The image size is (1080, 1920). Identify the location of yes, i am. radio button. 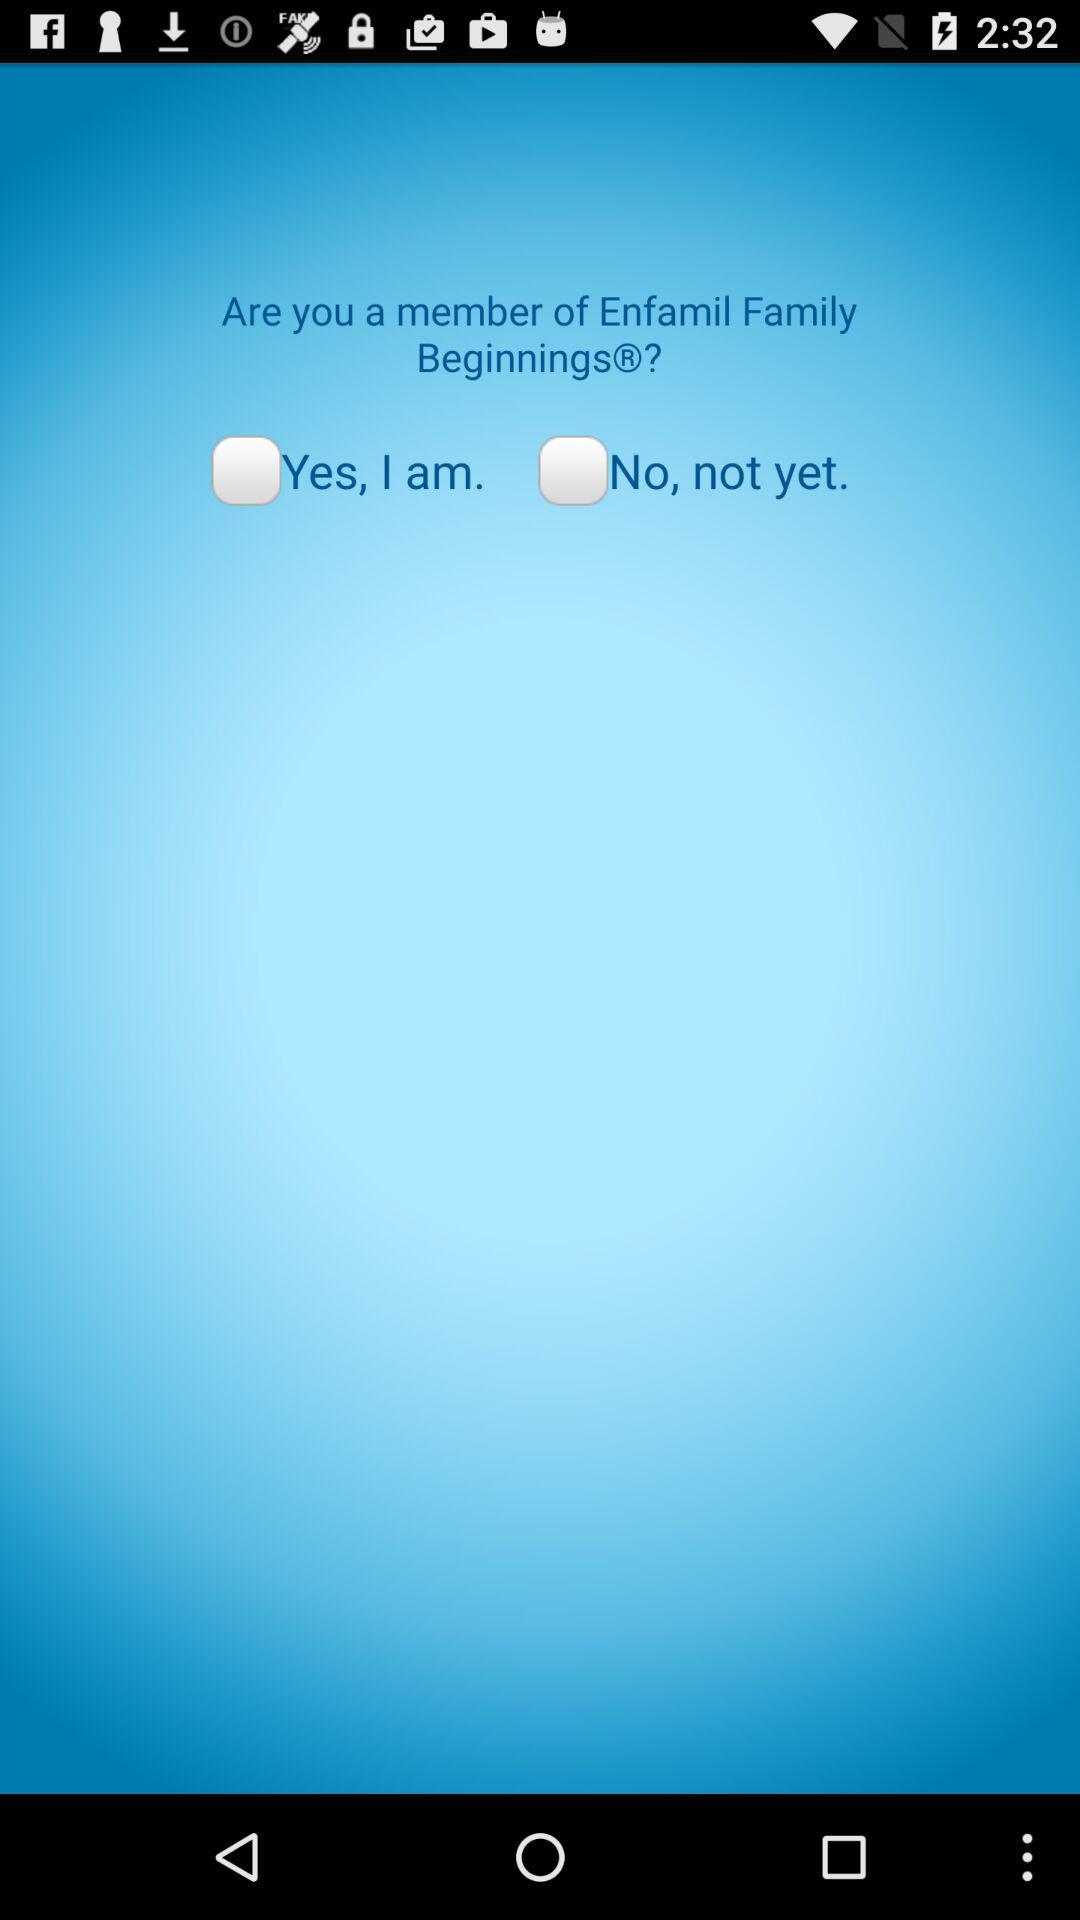
(347, 469).